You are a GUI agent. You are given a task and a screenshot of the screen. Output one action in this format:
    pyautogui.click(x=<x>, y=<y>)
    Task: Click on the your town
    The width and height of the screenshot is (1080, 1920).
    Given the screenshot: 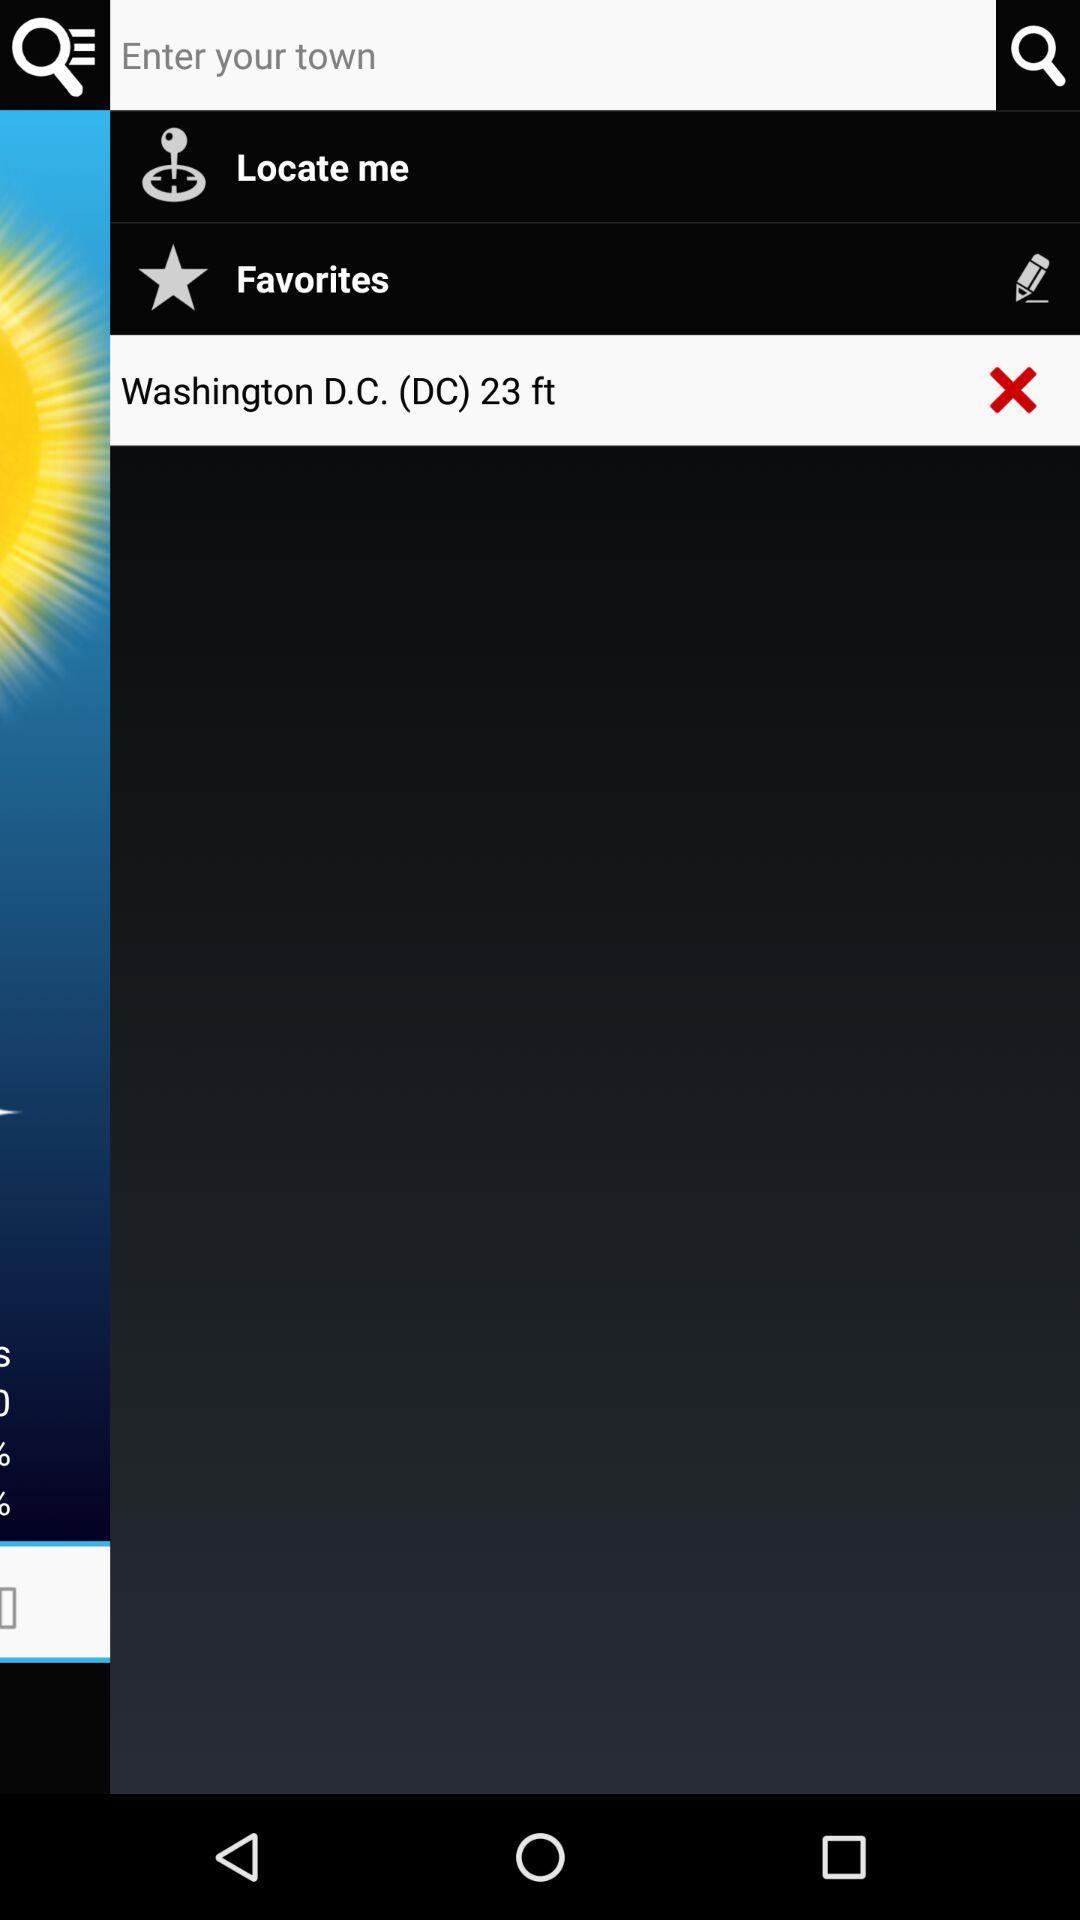 What is the action you would take?
    pyautogui.click(x=553, y=55)
    